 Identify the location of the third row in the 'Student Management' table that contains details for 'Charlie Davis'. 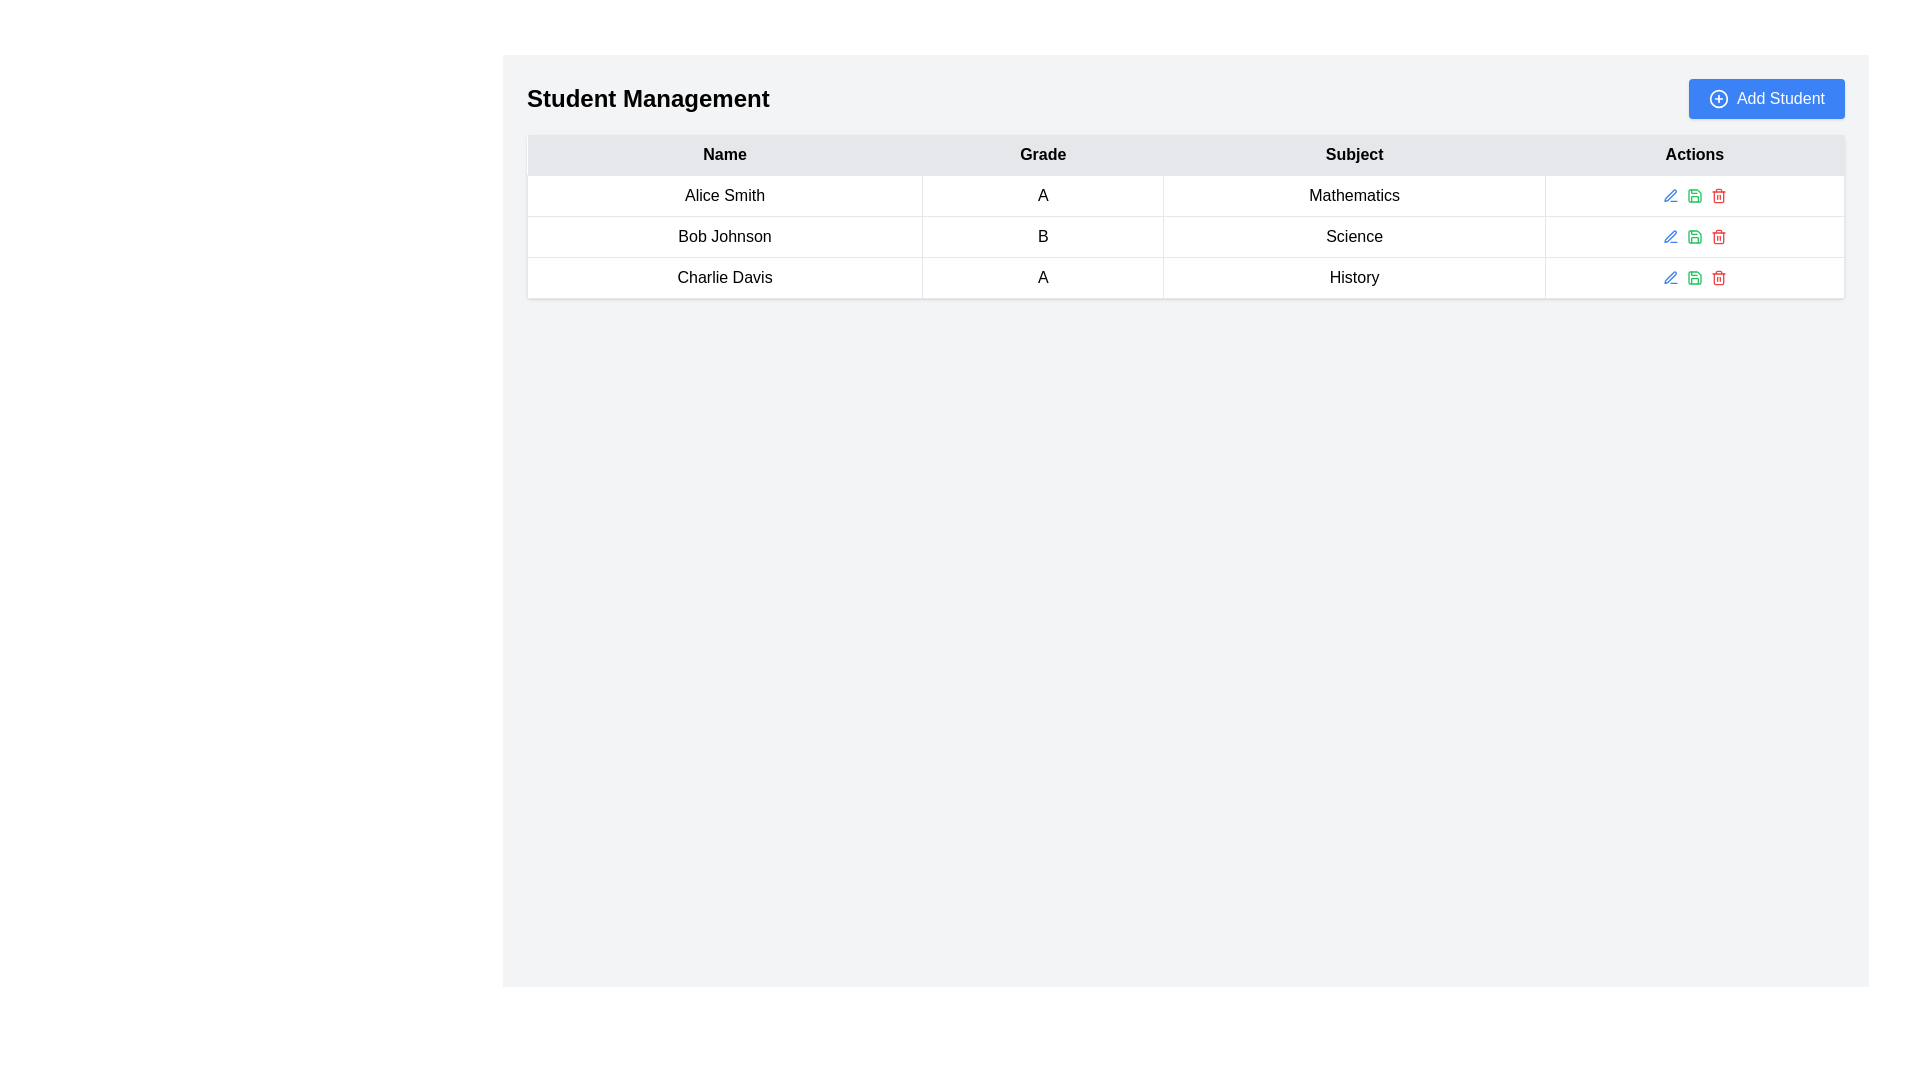
(1185, 277).